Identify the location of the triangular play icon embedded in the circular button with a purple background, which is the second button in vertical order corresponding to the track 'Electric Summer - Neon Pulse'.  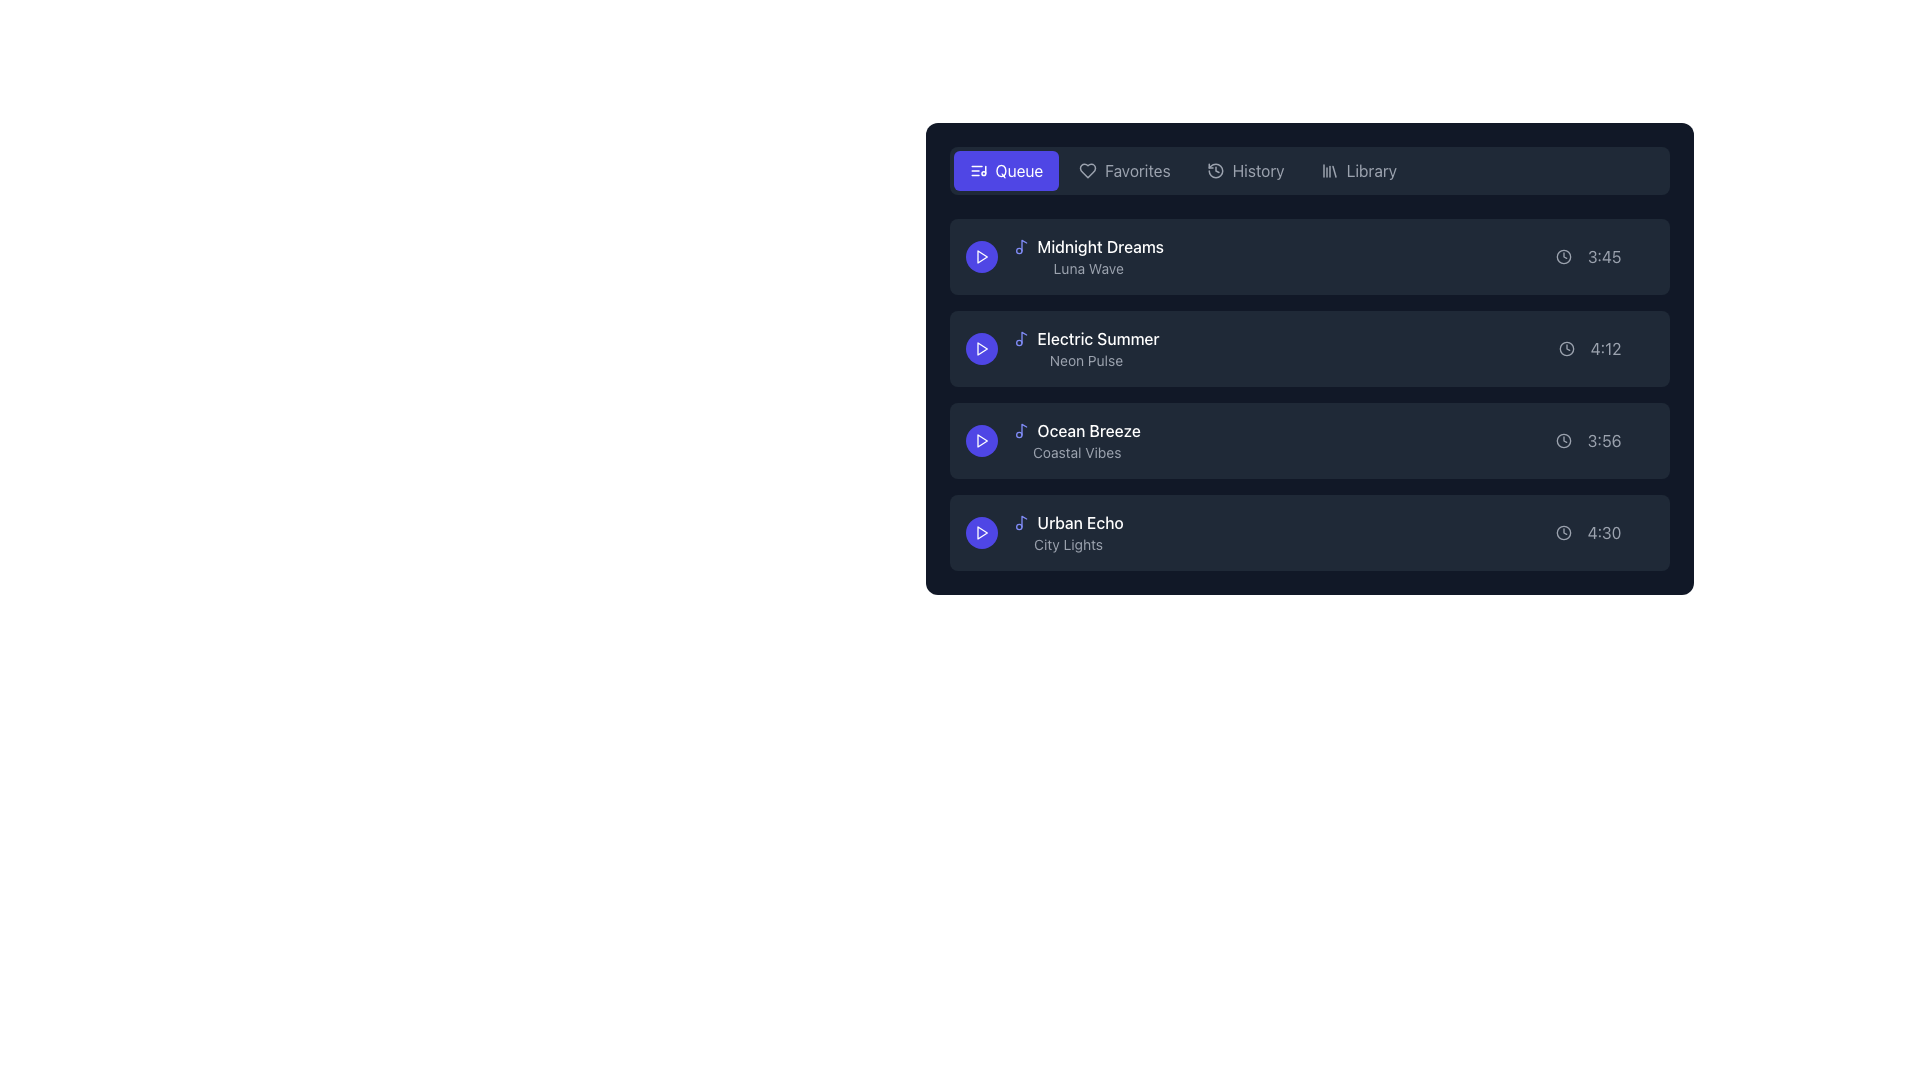
(981, 347).